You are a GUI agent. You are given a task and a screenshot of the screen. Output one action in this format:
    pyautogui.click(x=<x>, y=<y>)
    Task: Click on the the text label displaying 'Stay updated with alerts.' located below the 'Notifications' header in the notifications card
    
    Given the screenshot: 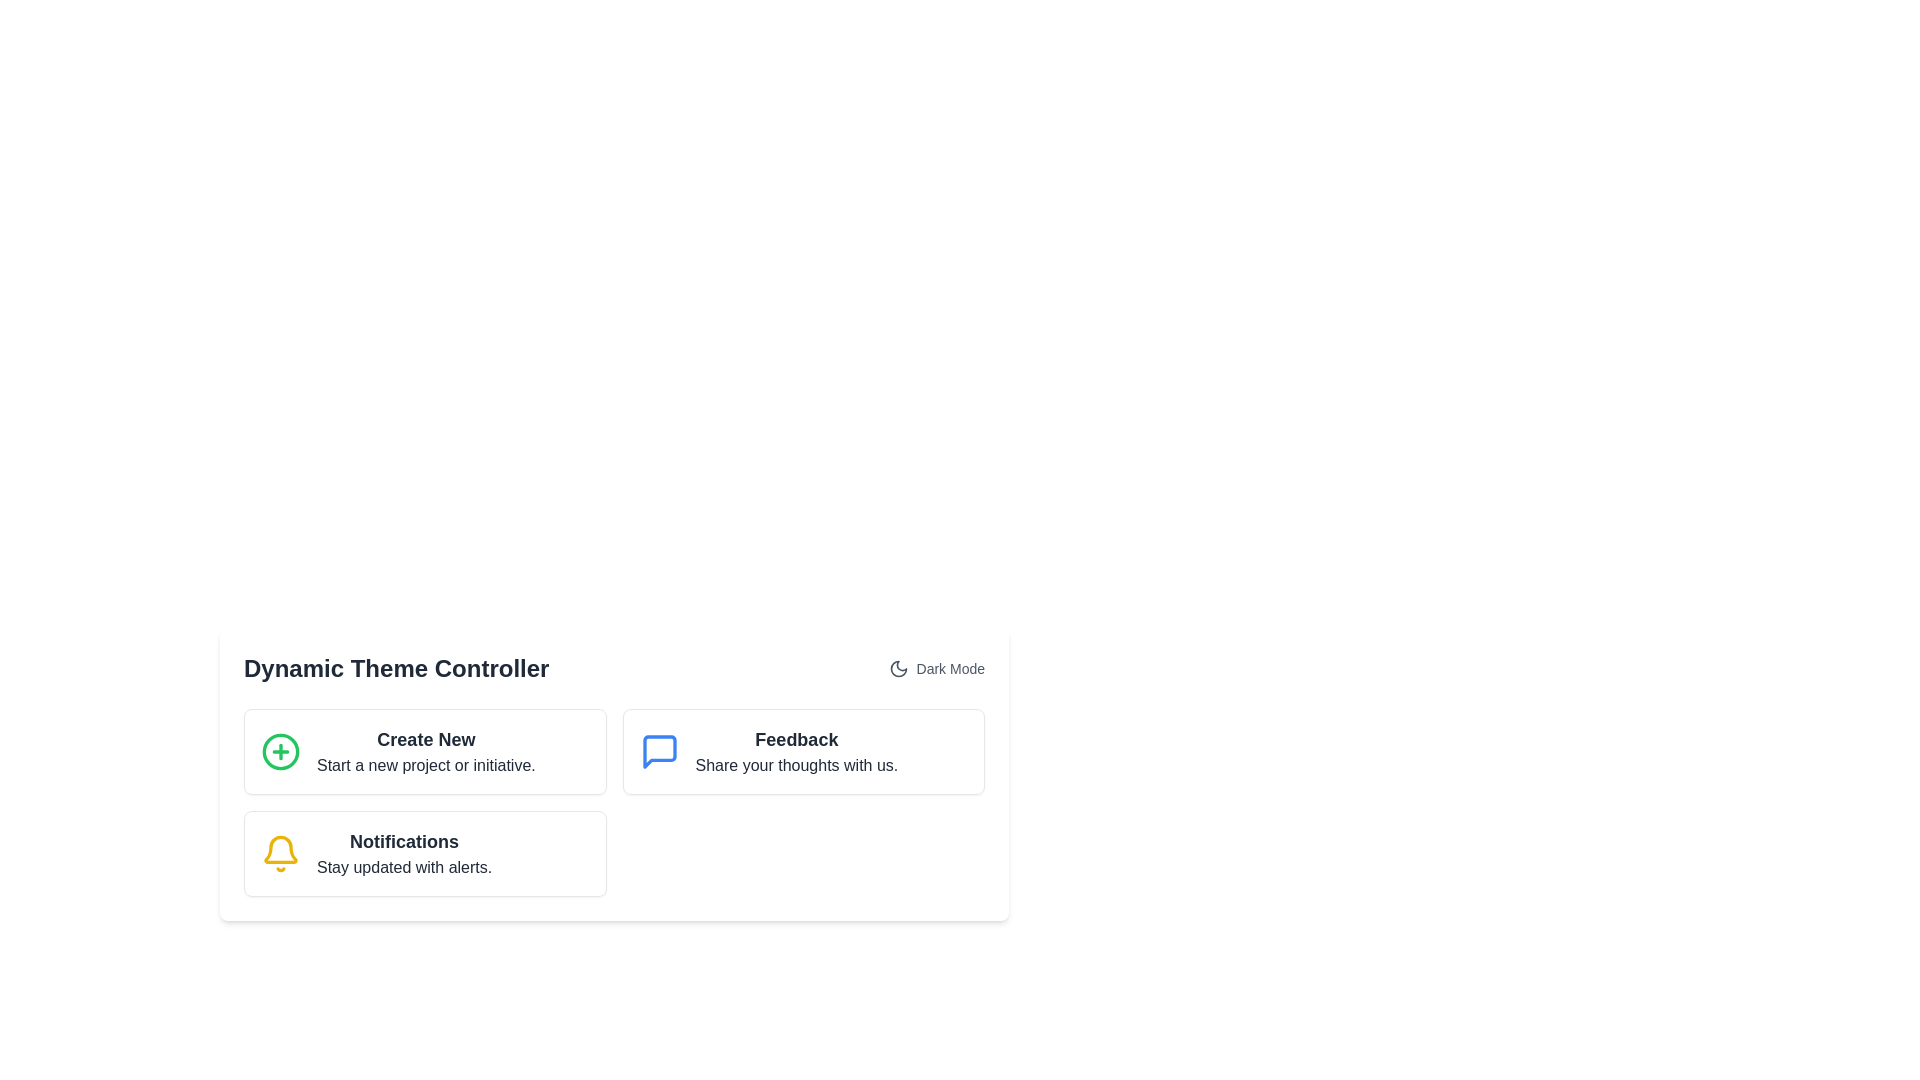 What is the action you would take?
    pyautogui.click(x=403, y=866)
    